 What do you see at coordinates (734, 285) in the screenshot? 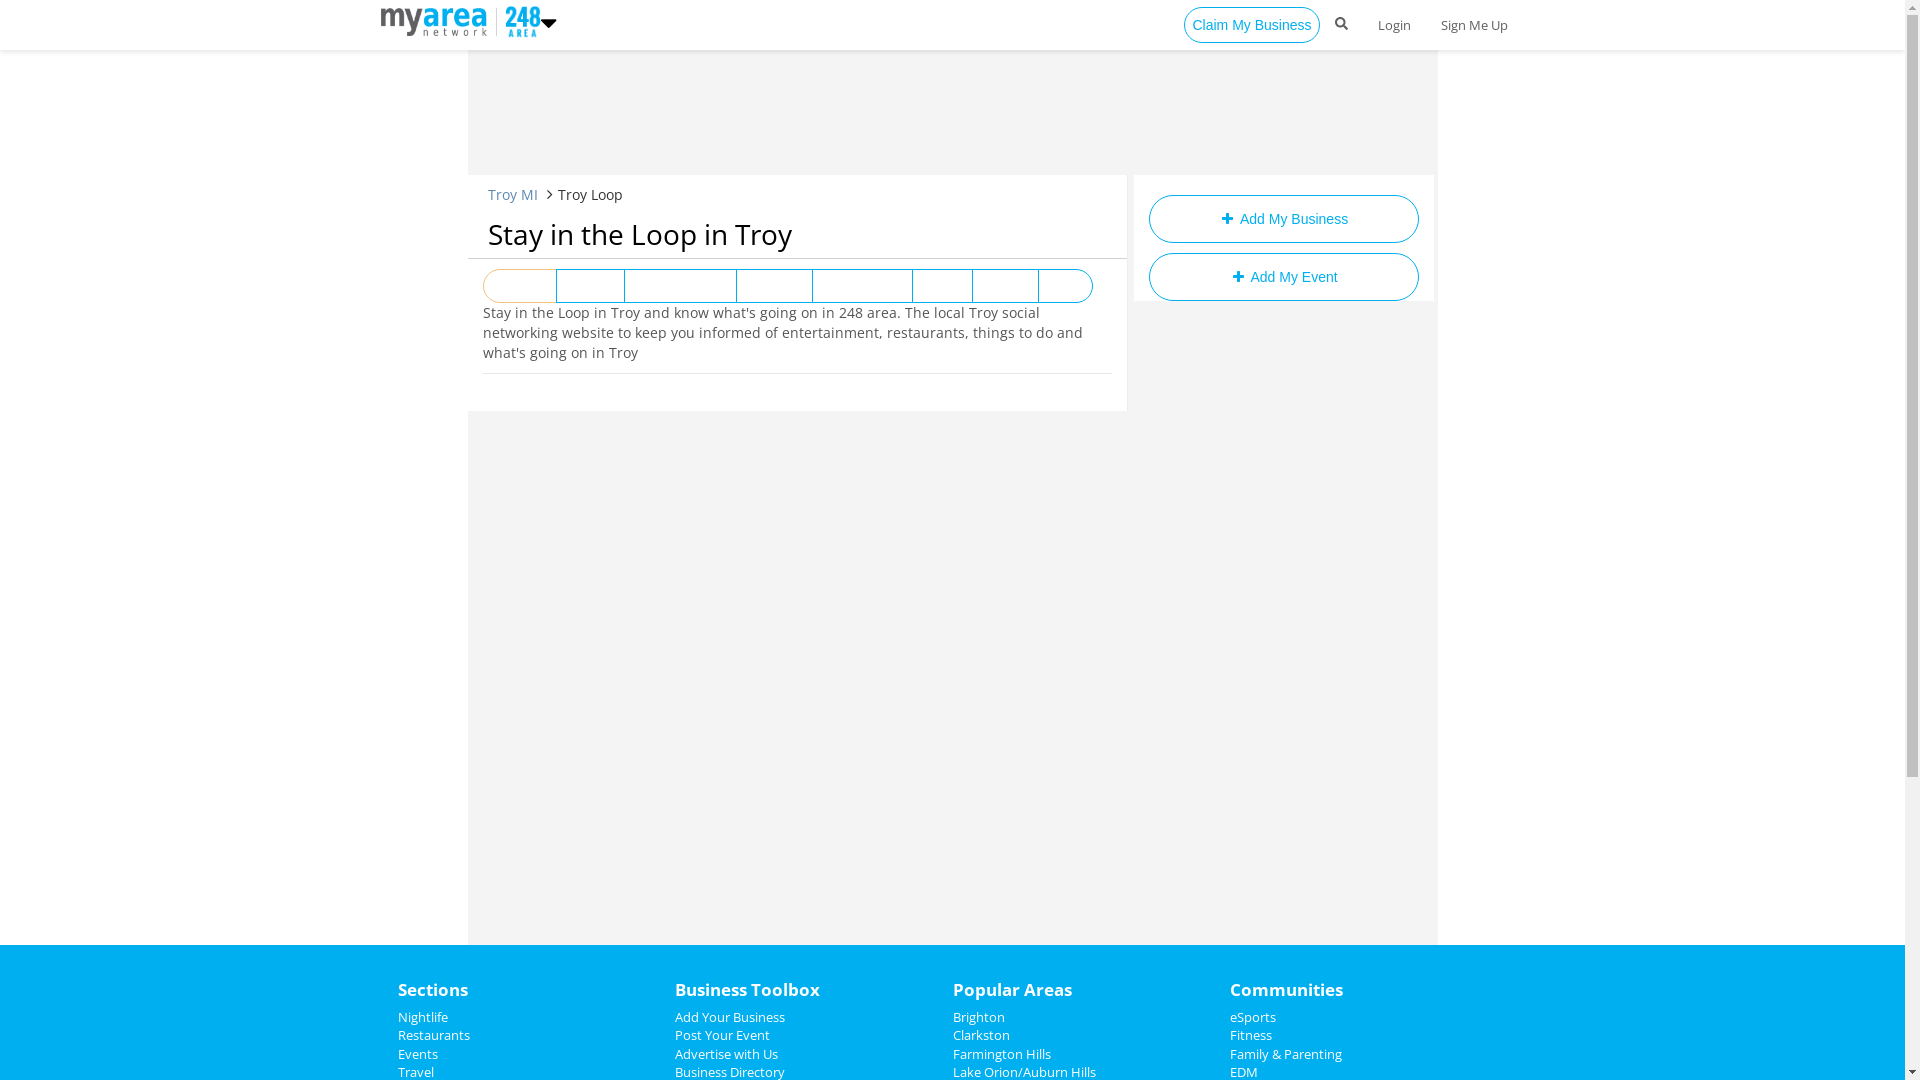
I see `'Nightlife'` at bounding box center [734, 285].